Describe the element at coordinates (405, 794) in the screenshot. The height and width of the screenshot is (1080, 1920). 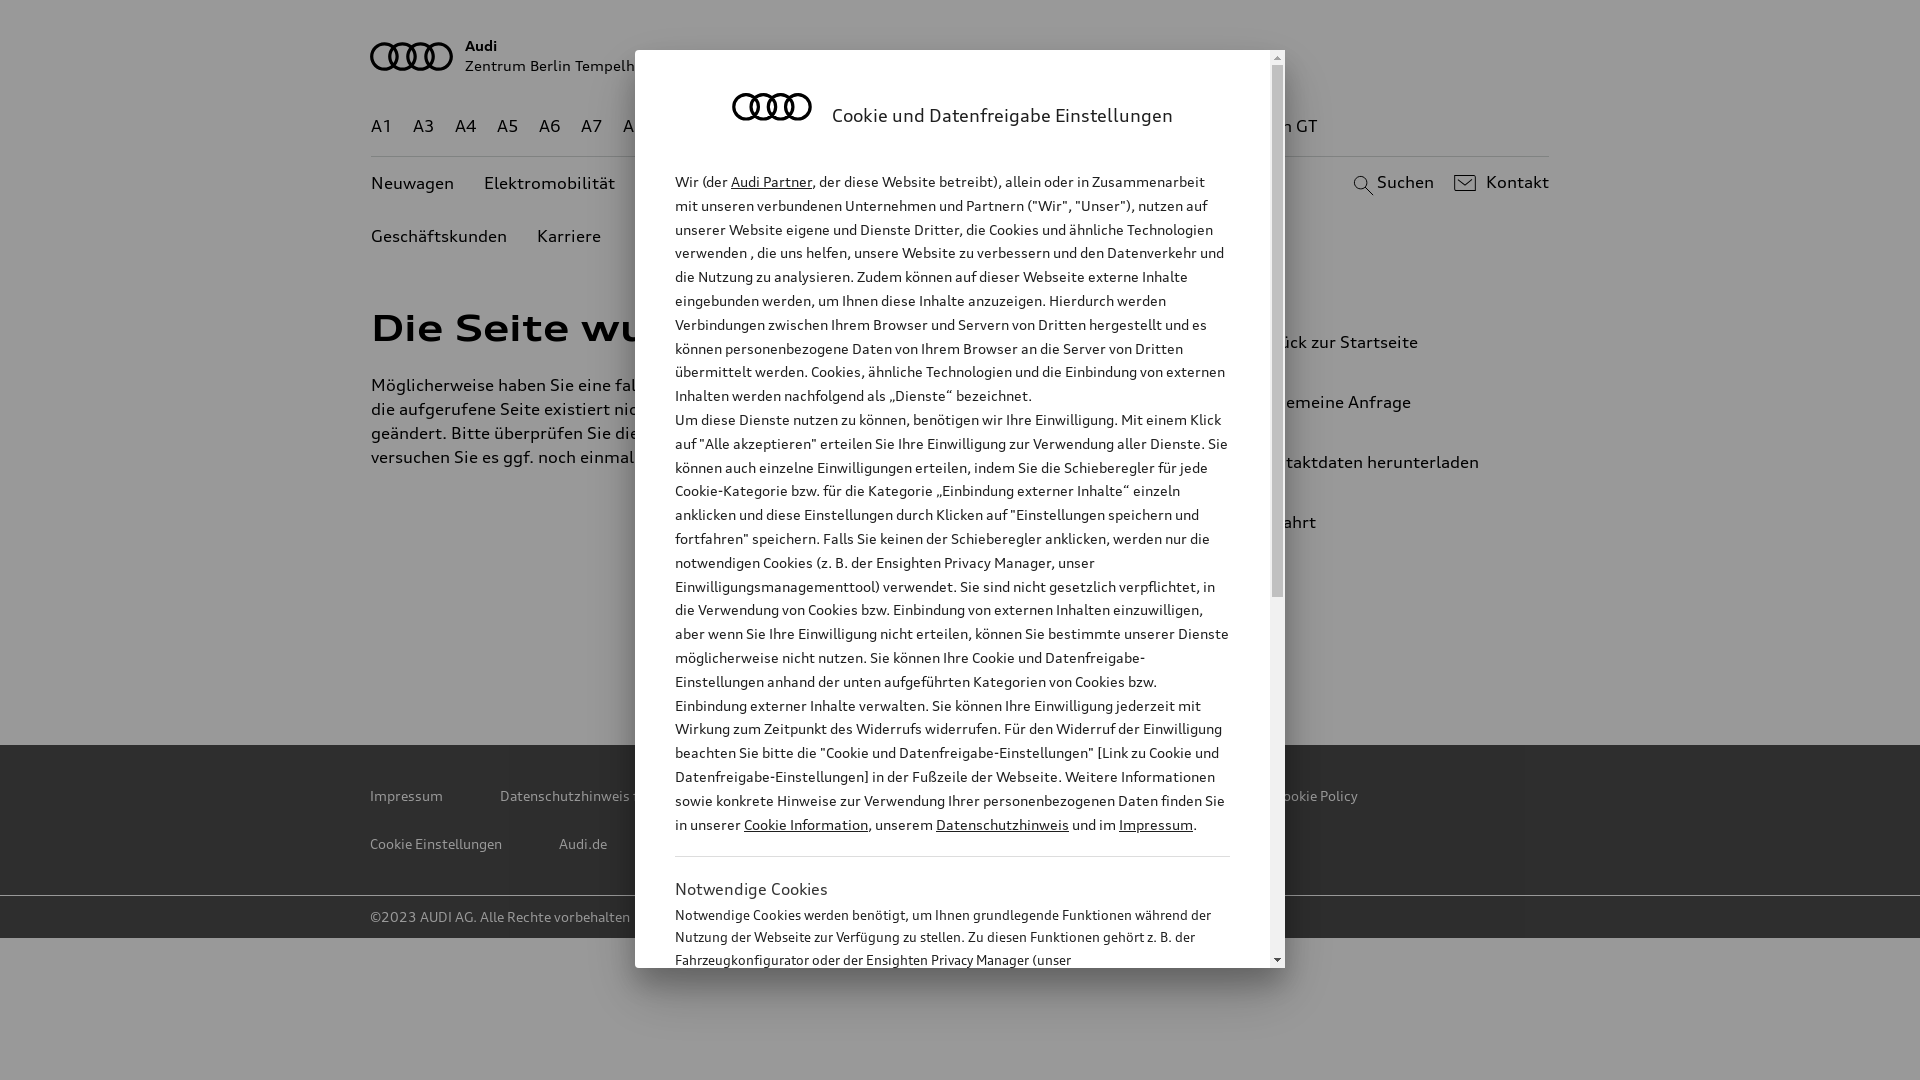
I see `'Impressum'` at that location.